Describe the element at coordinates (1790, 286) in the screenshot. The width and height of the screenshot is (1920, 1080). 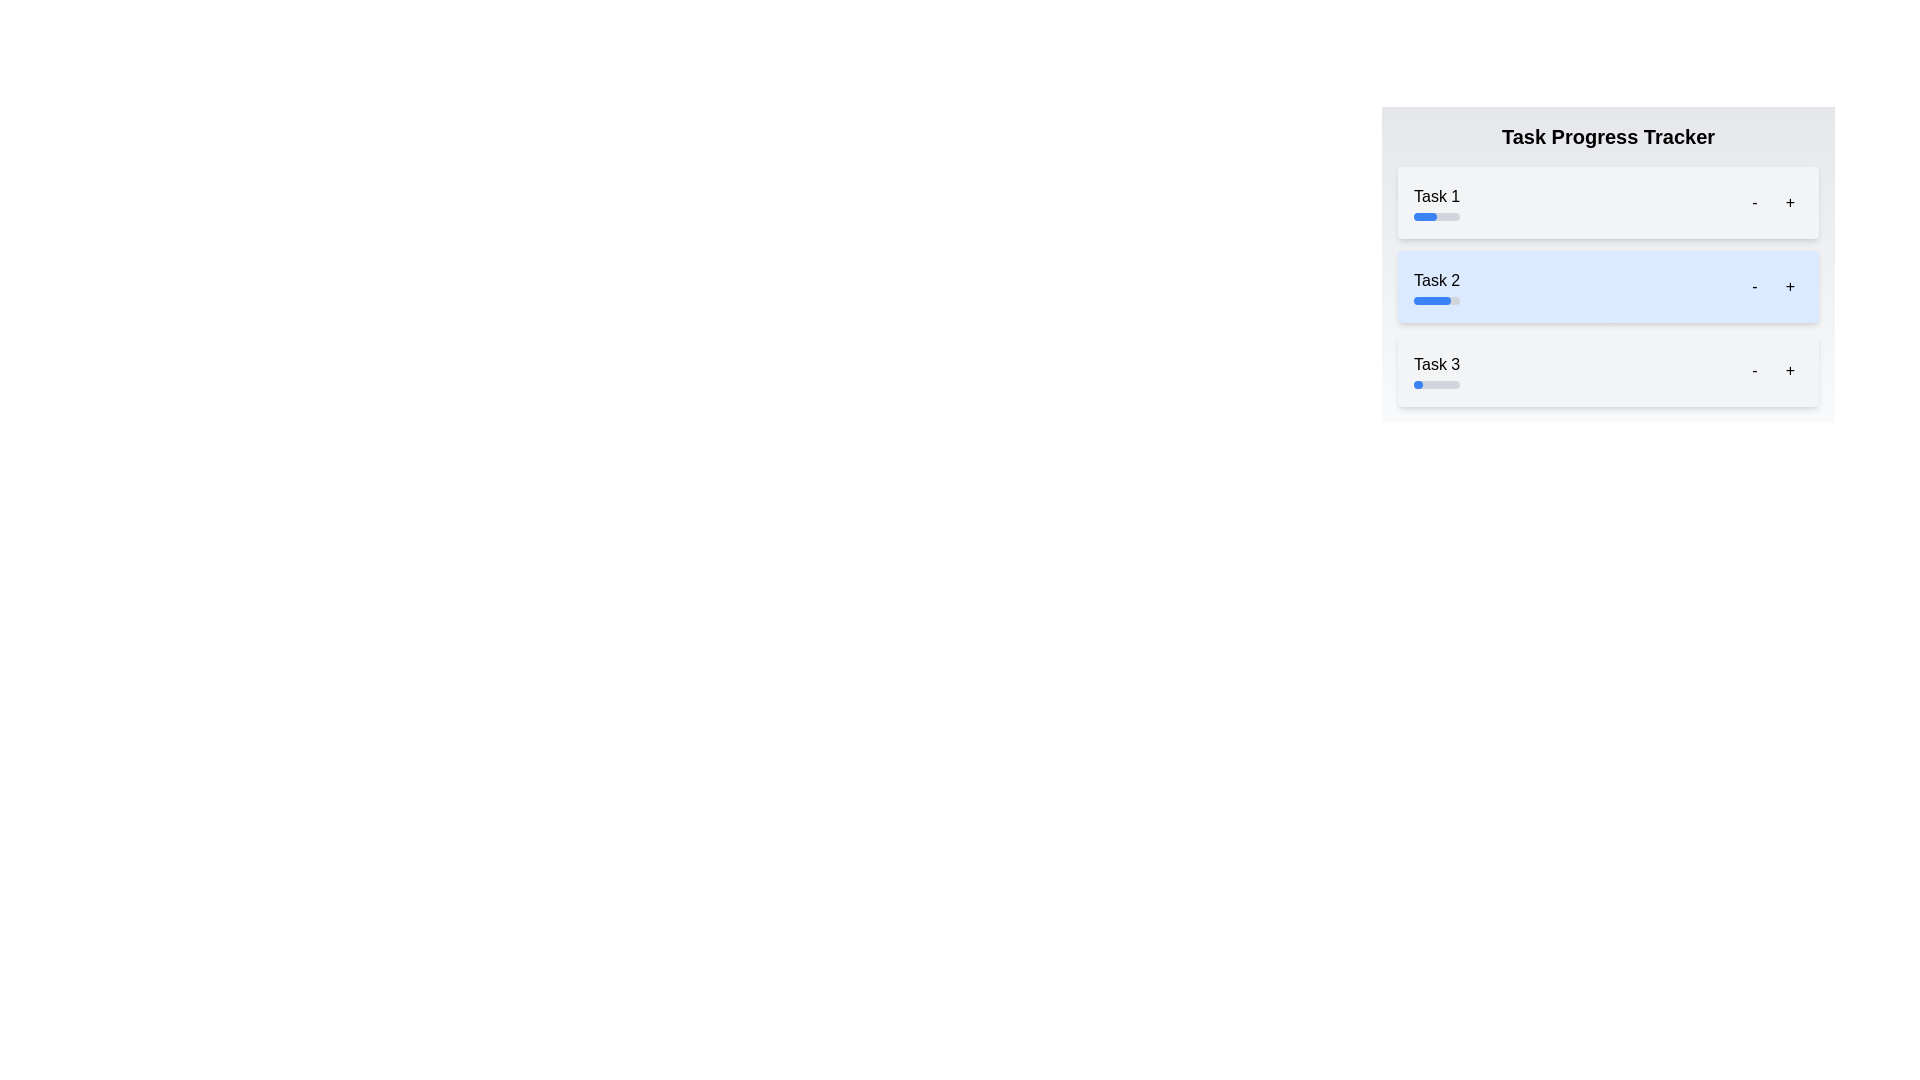
I see `the Task 2 progress adjustment button (increment)` at that location.